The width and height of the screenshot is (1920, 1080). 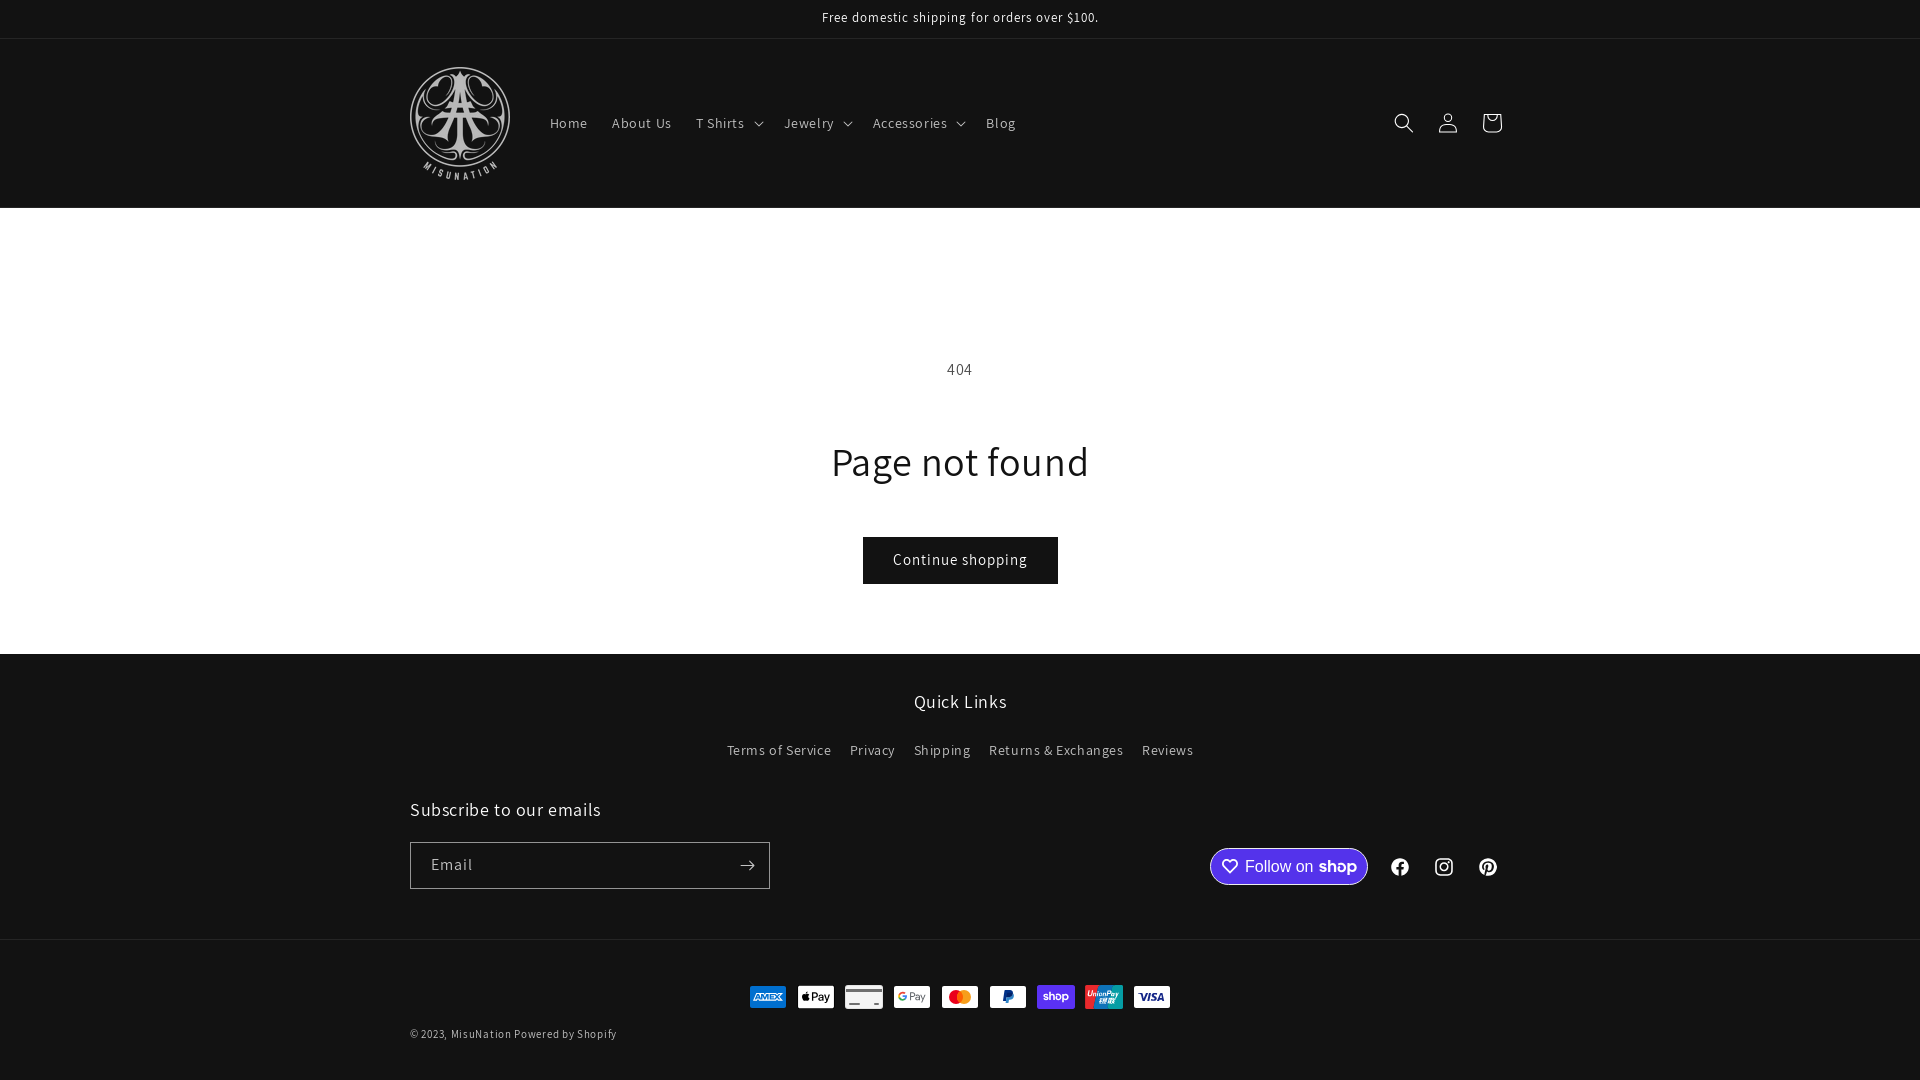 What do you see at coordinates (1000, 123) in the screenshot?
I see `'Blog'` at bounding box center [1000, 123].